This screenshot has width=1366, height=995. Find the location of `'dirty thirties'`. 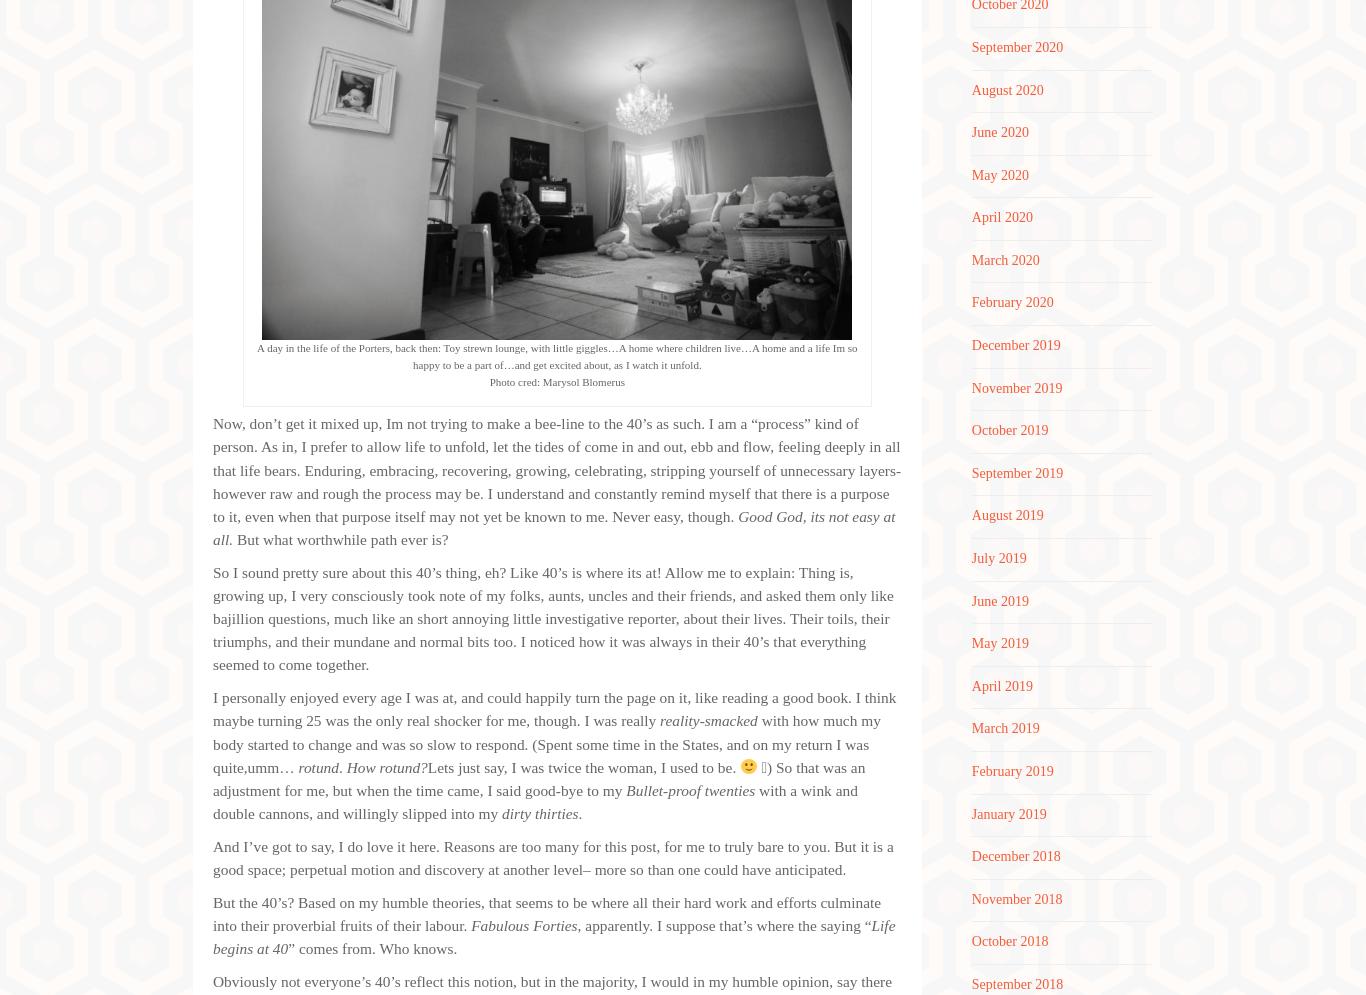

'dirty thirties' is located at coordinates (501, 811).